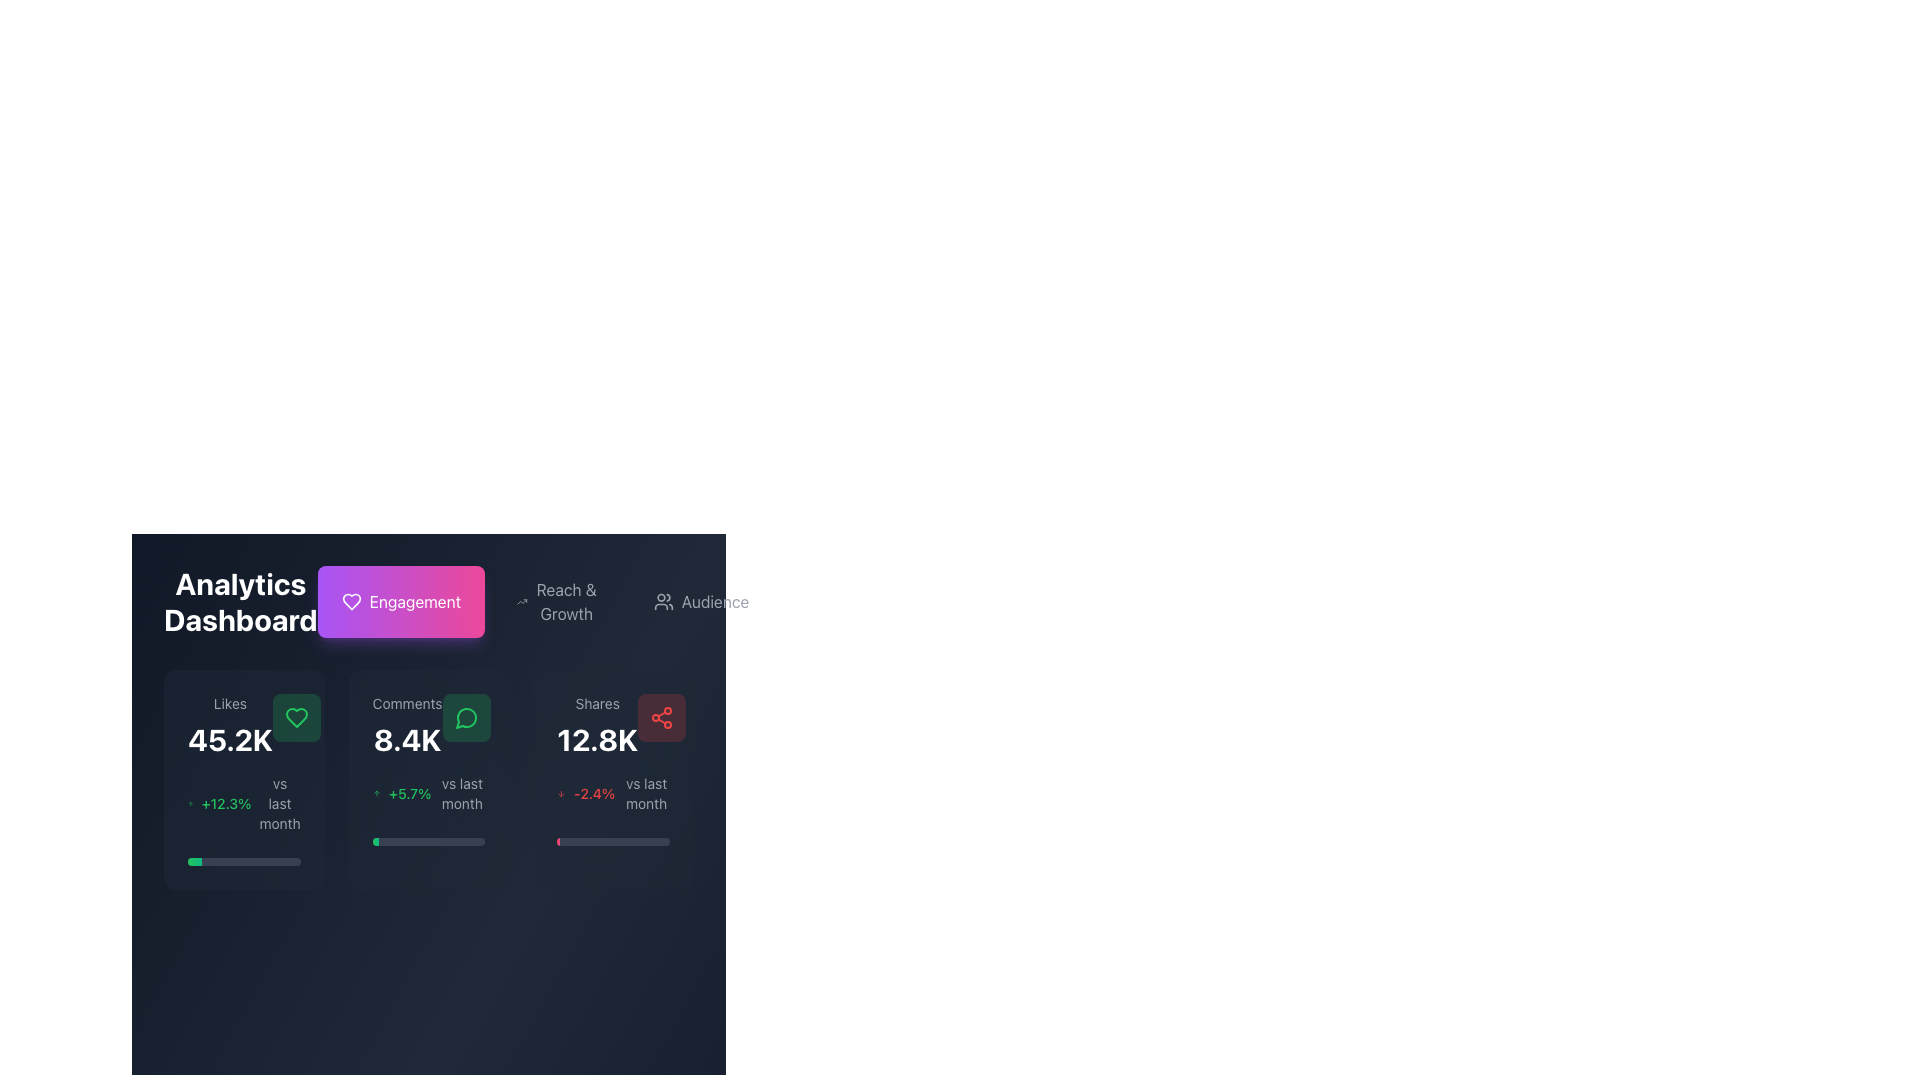 Image resolution: width=1920 pixels, height=1080 pixels. Describe the element at coordinates (414, 600) in the screenshot. I see `the 'Engagement' text label within the button component located in the top area of the dashboard, which is part of a colorful section above the metrics overview` at that location.